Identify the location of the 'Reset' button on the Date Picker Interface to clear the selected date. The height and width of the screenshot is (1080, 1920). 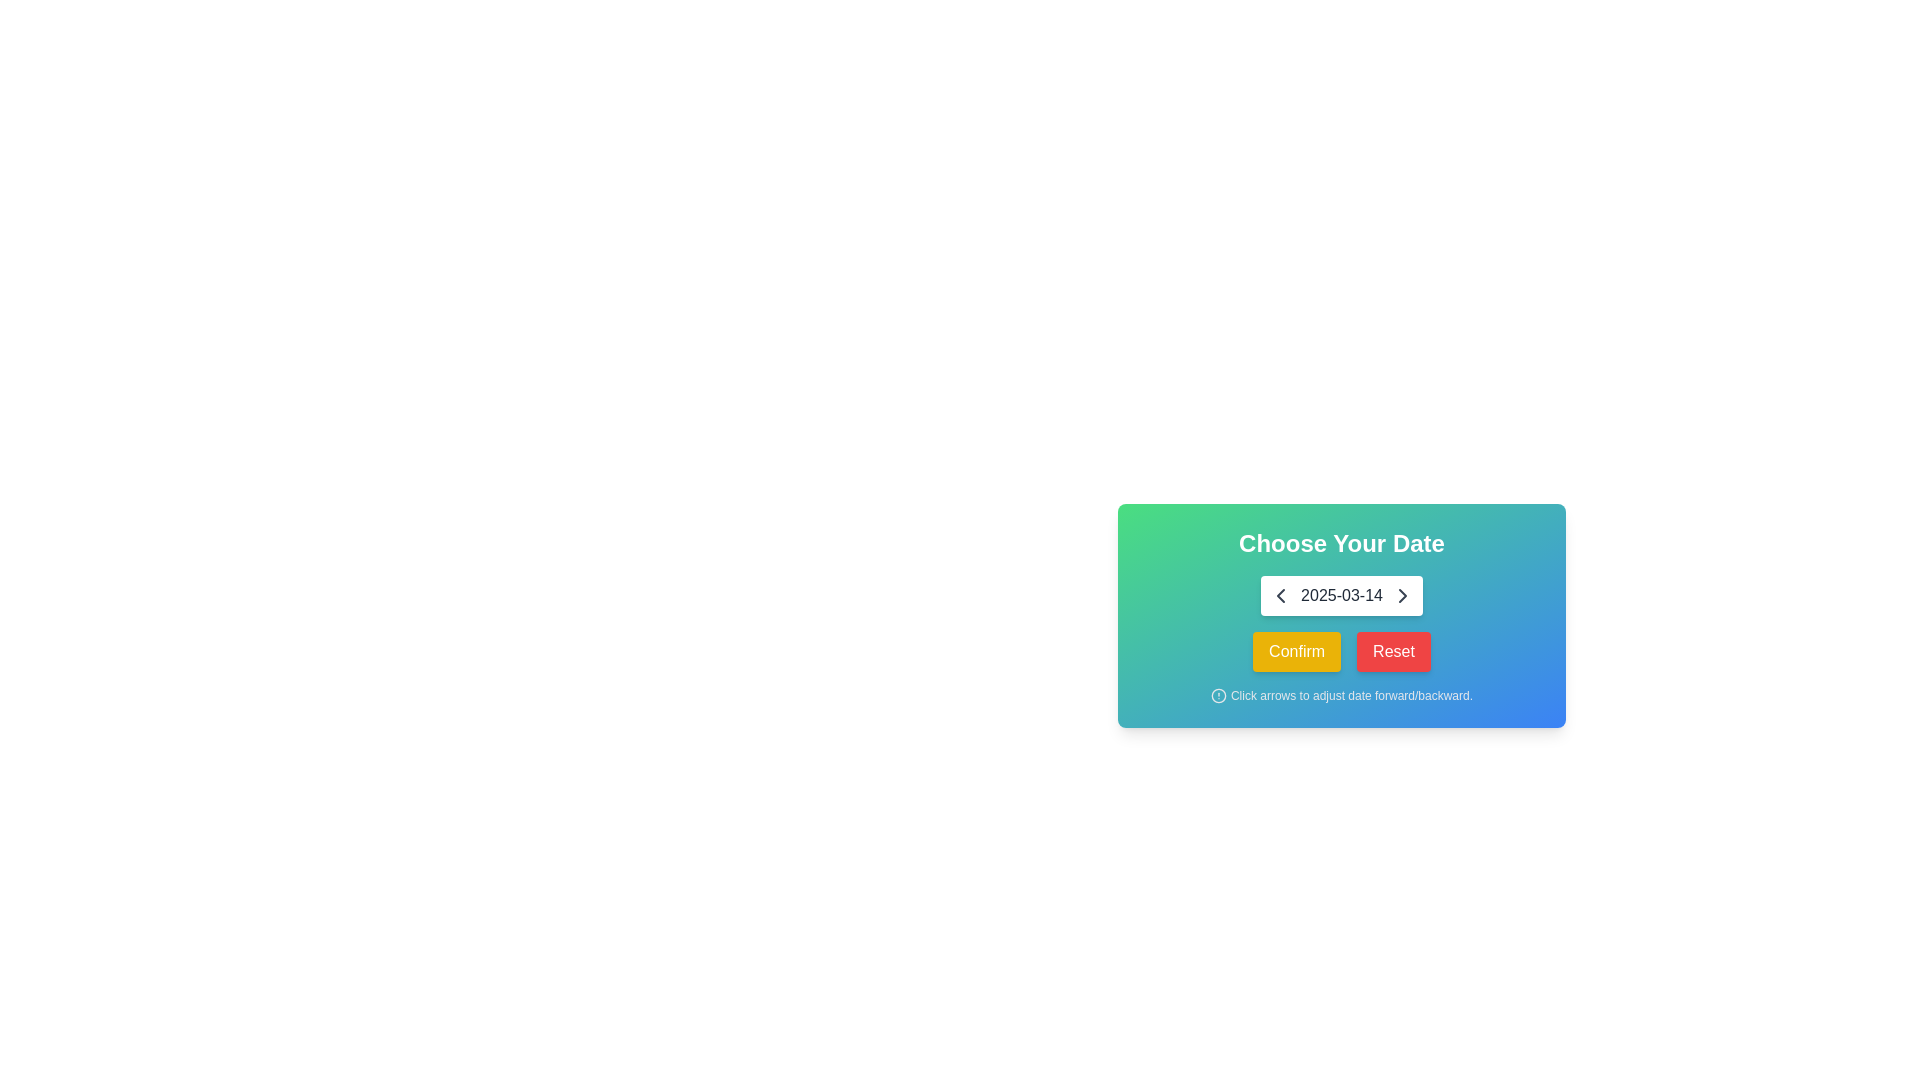
(1342, 615).